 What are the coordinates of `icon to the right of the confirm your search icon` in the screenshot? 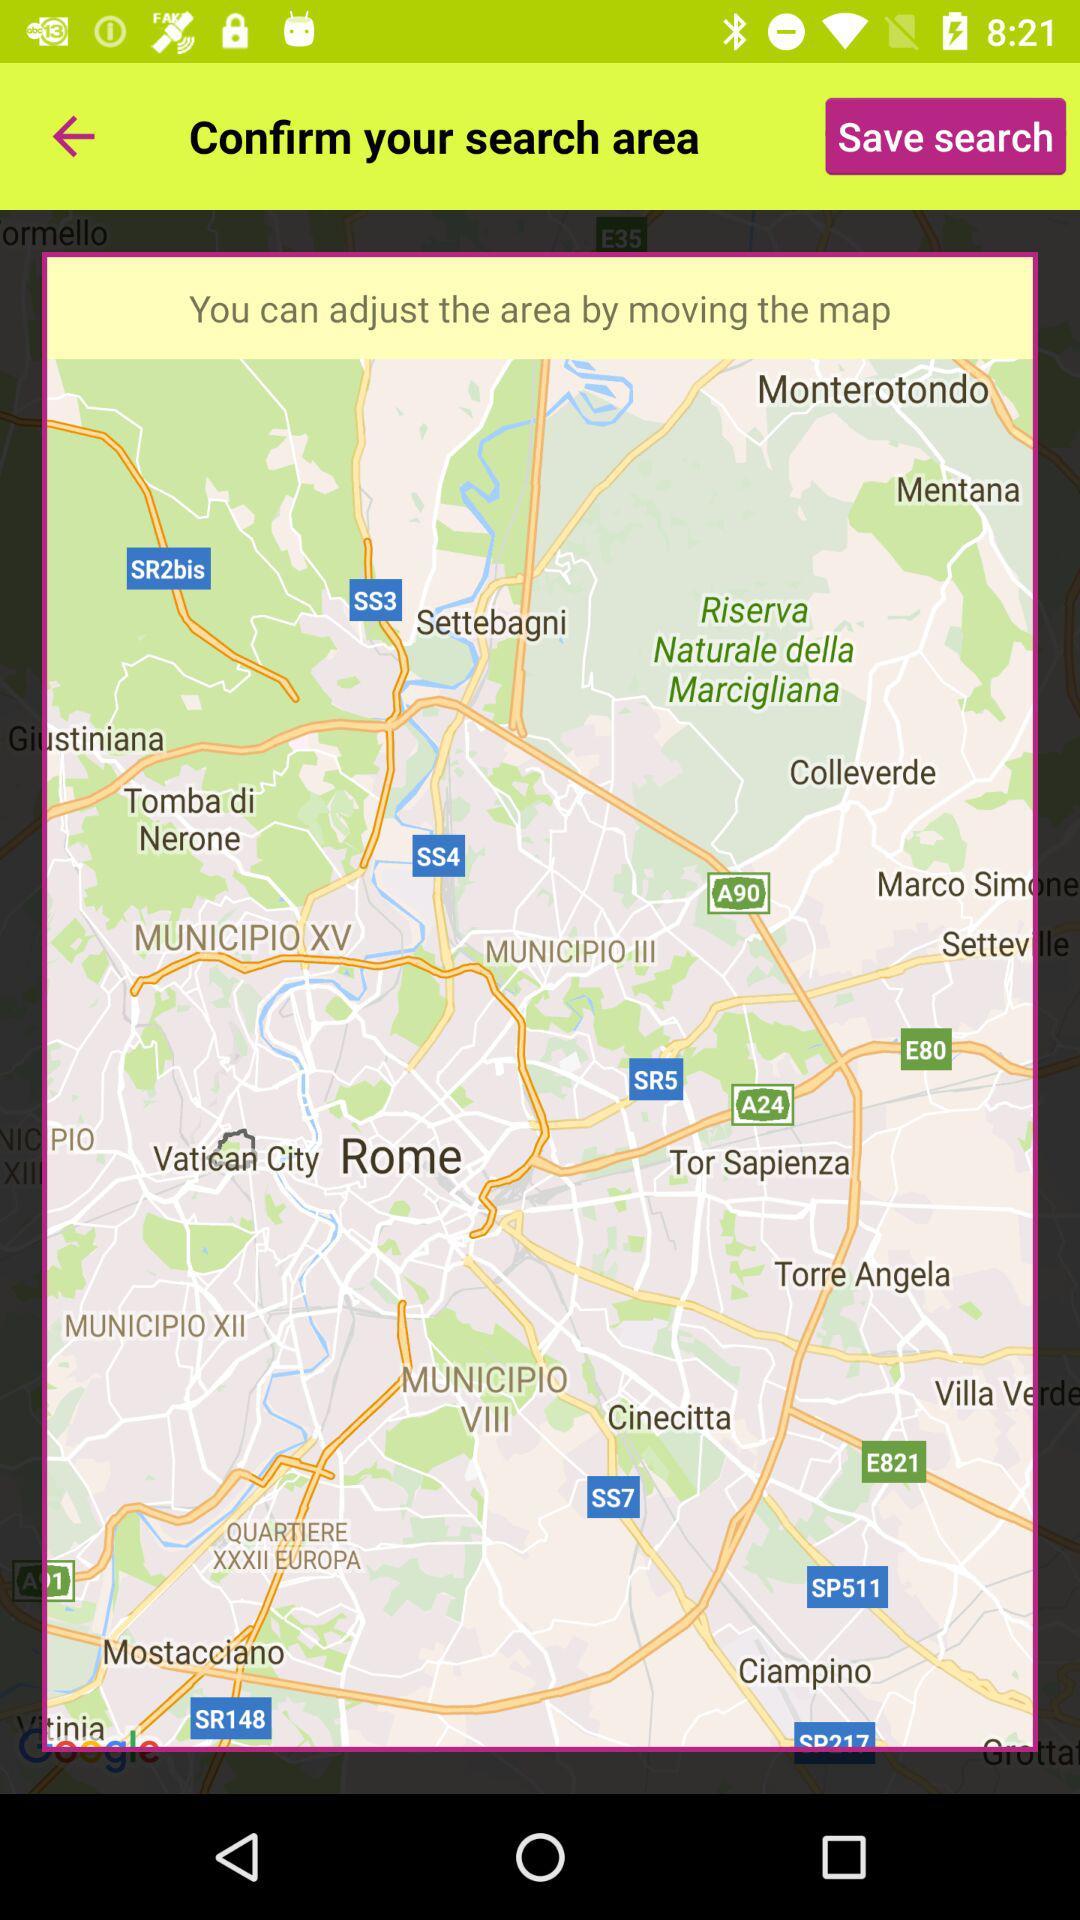 It's located at (945, 135).